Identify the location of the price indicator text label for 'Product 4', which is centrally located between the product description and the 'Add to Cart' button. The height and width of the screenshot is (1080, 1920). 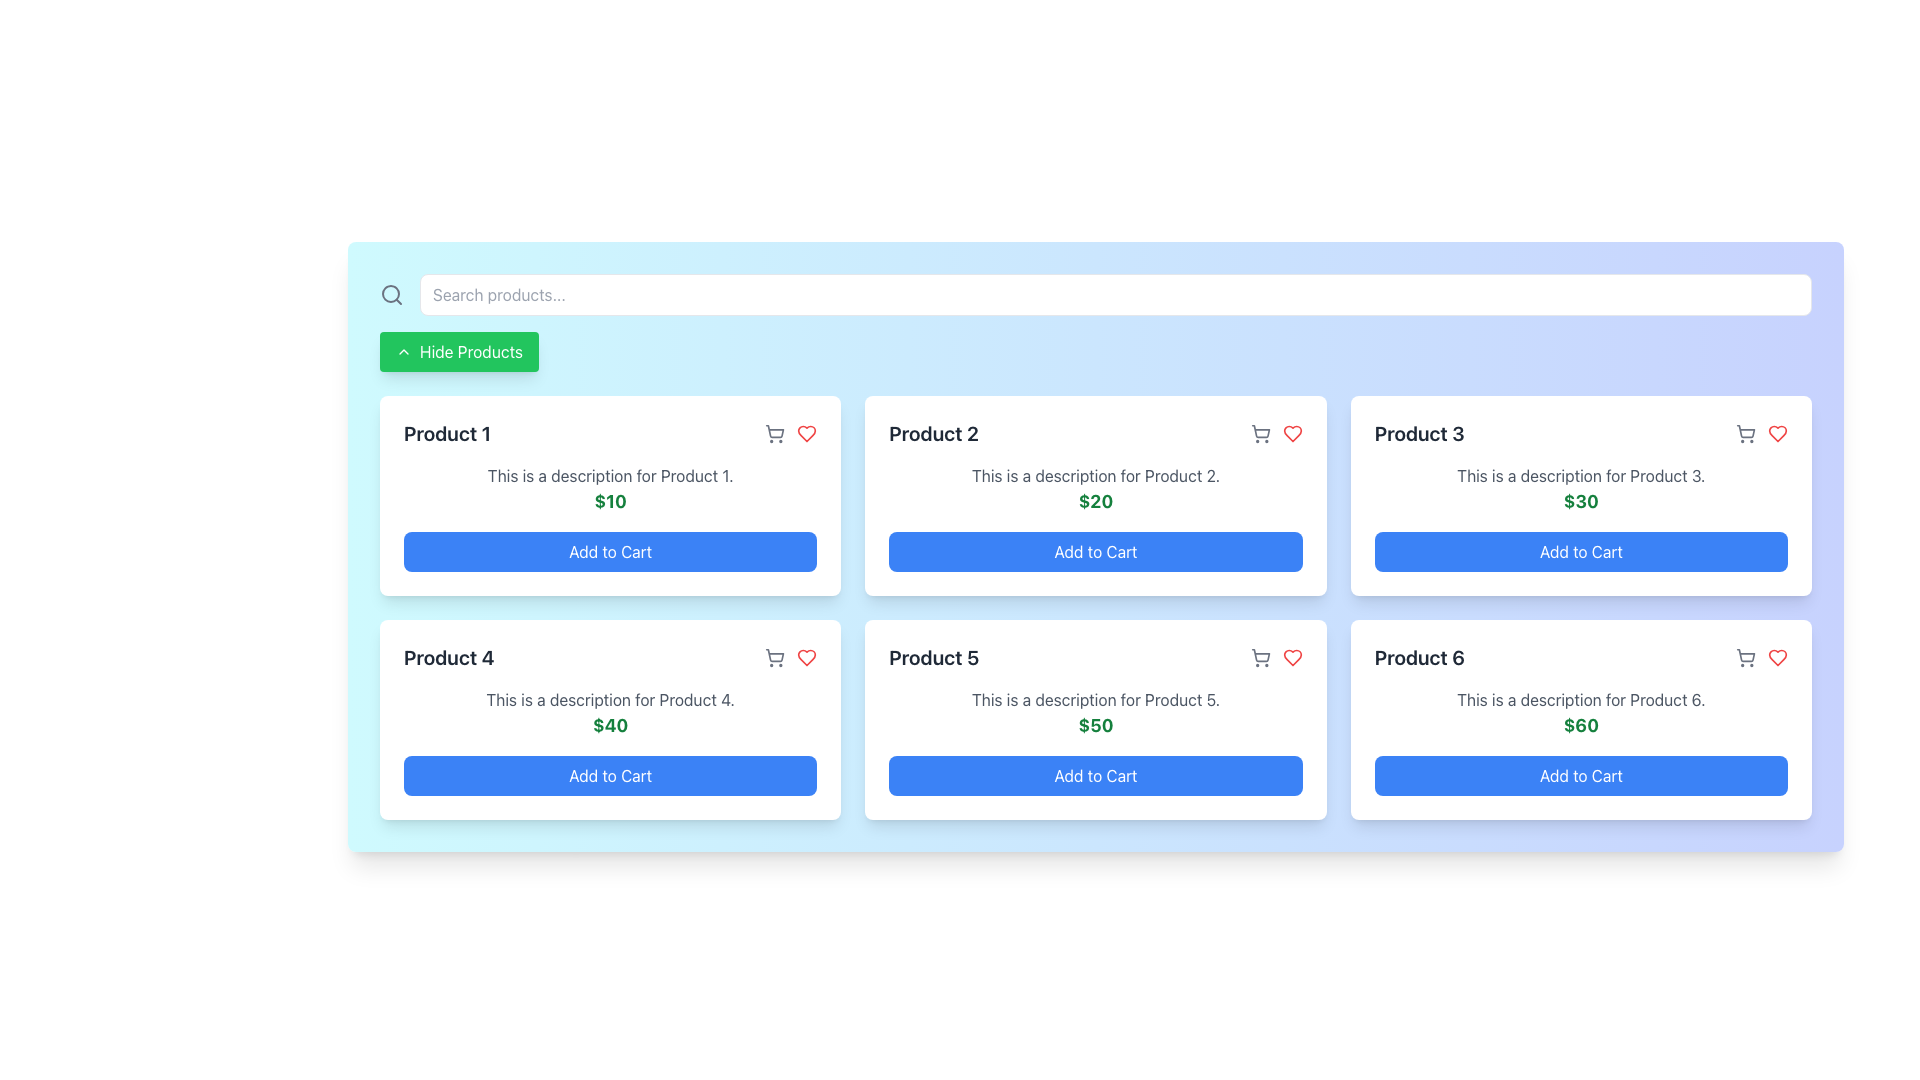
(609, 725).